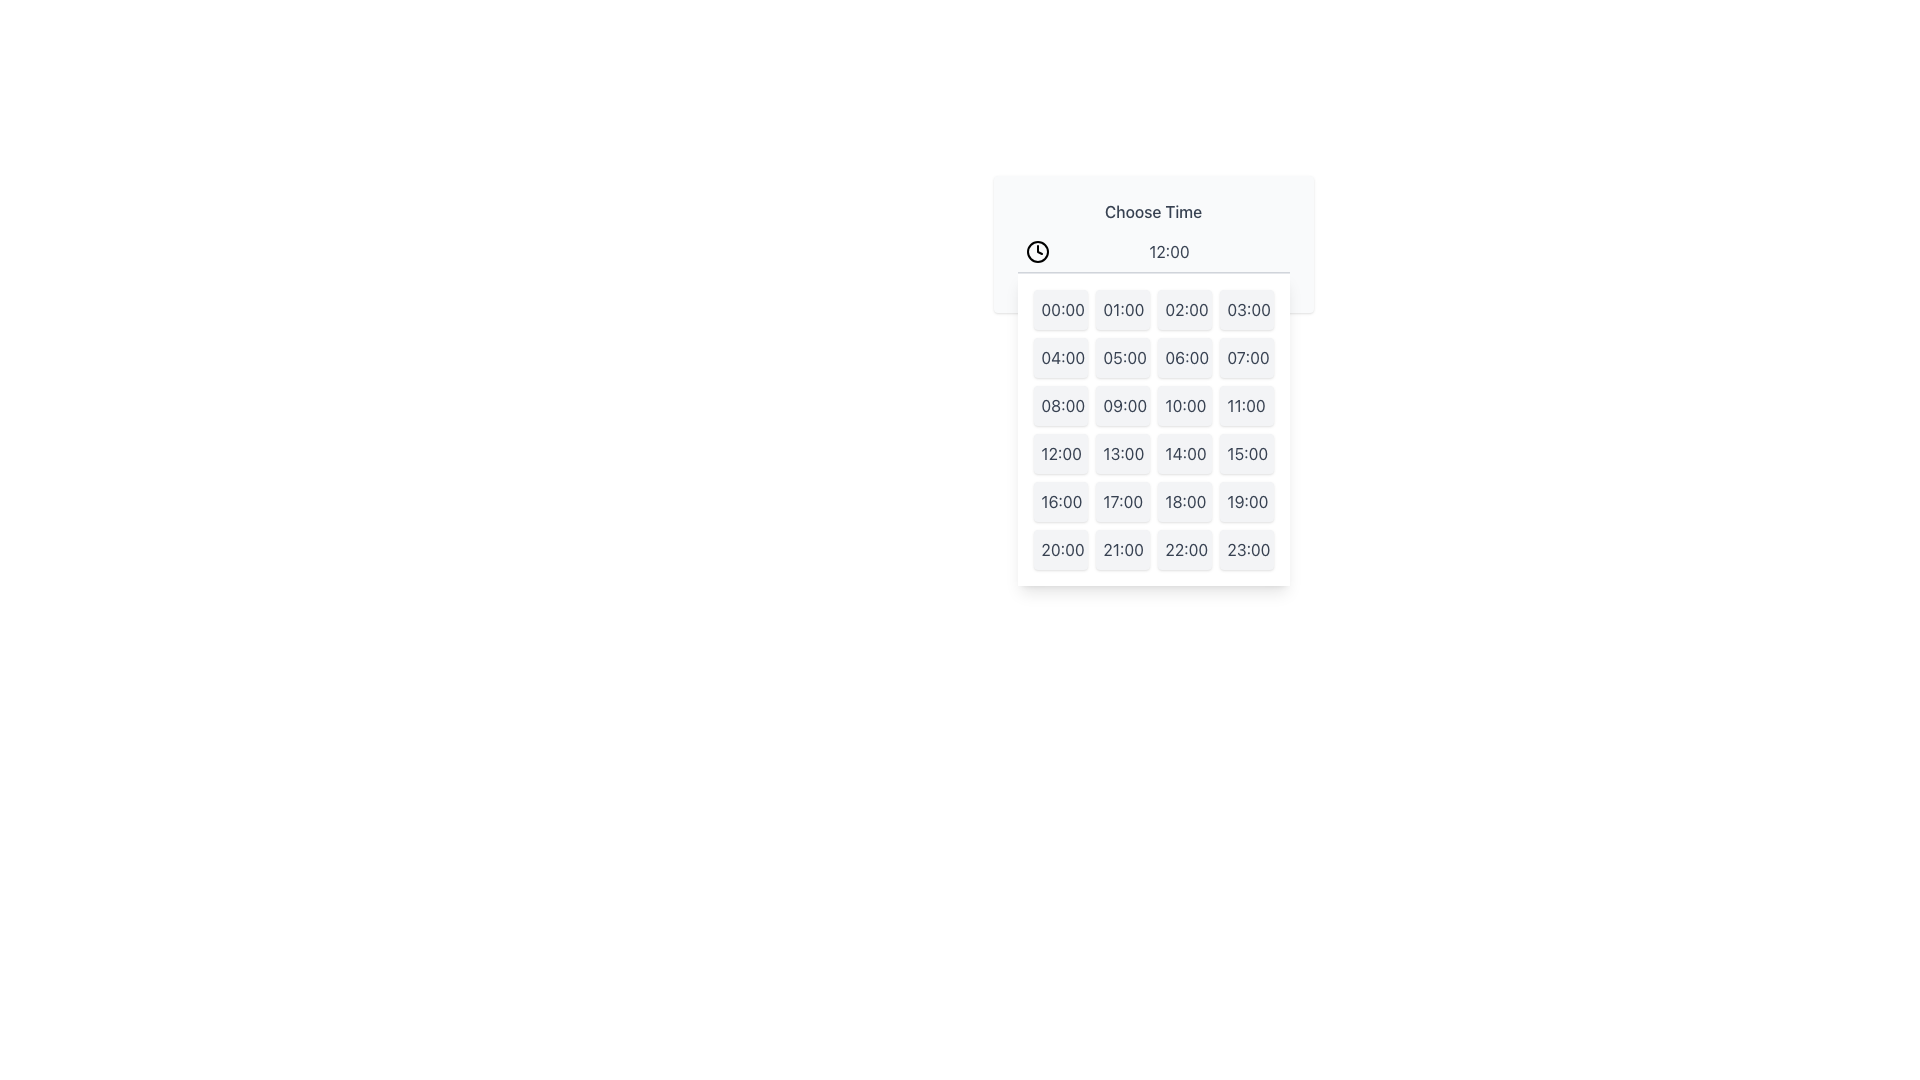 This screenshot has height=1080, width=1920. I want to click on the button, so click(1245, 454).